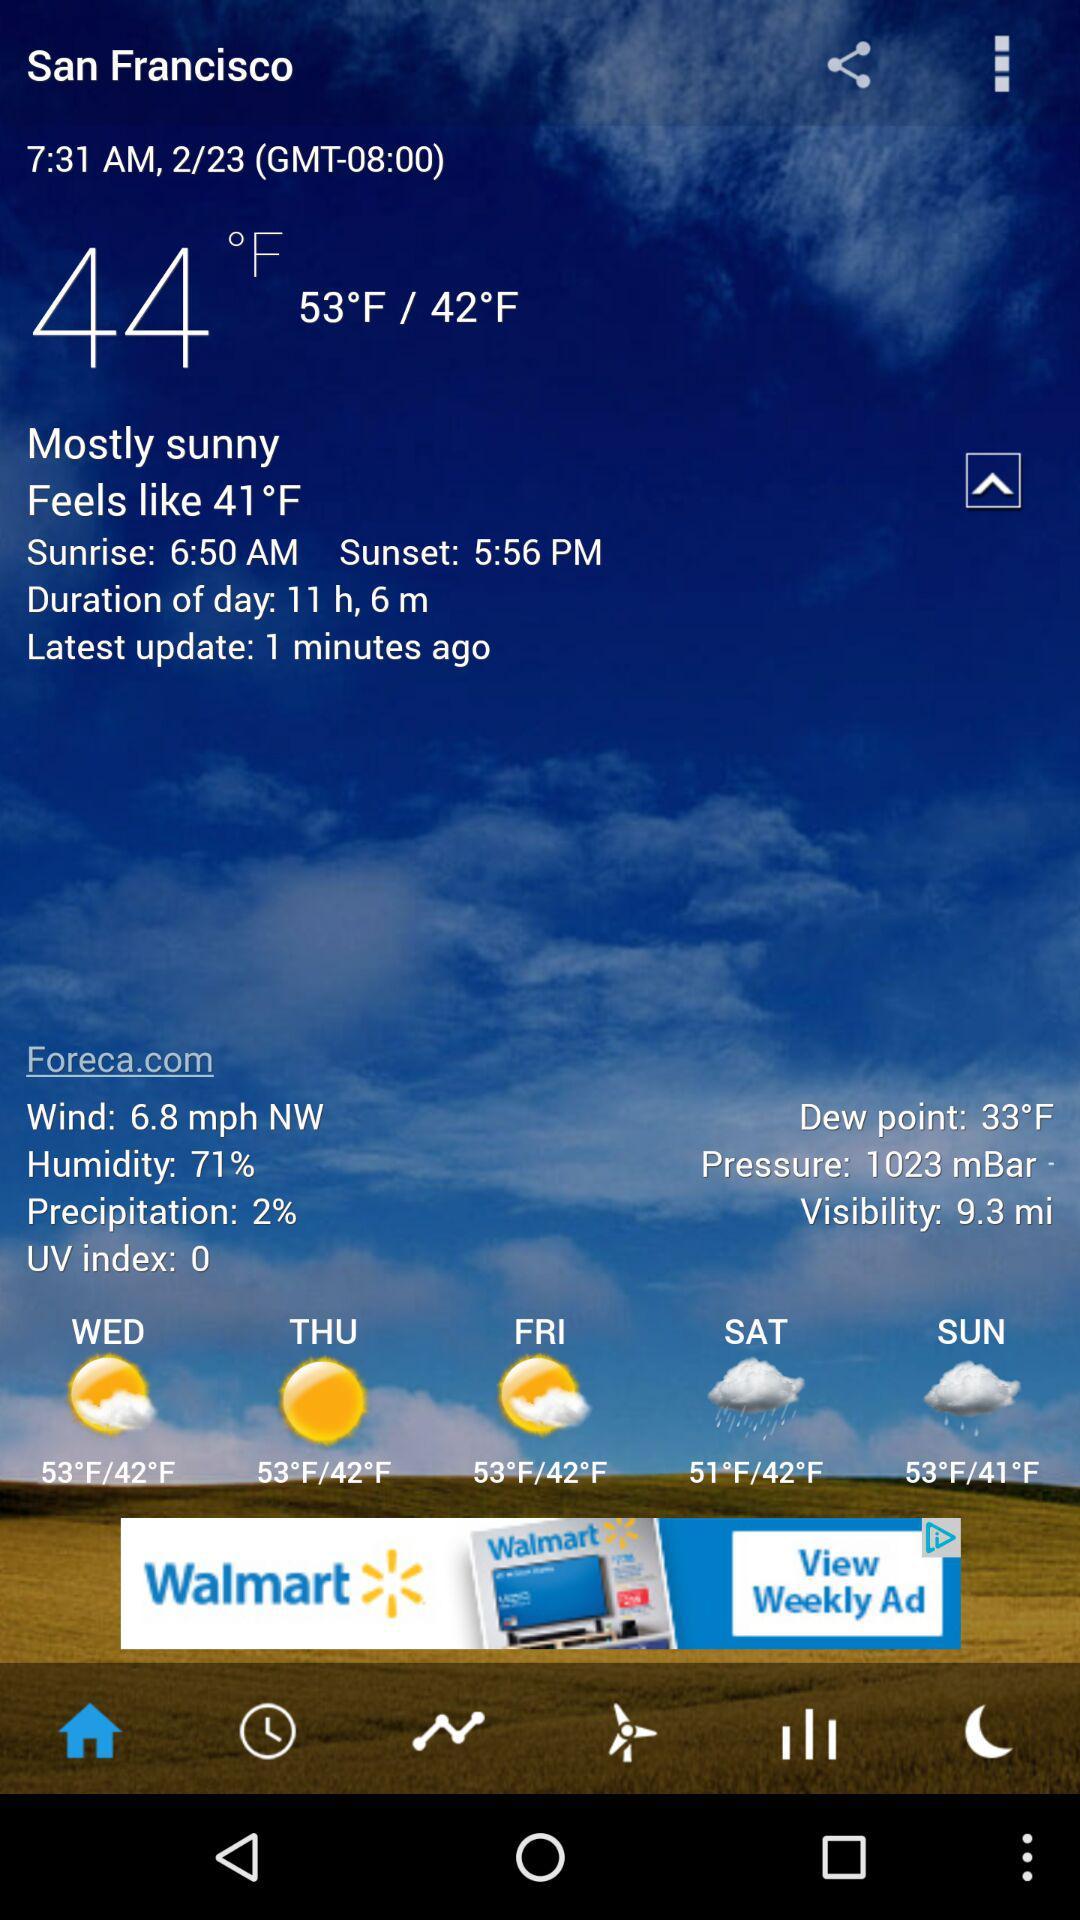 The width and height of the screenshot is (1080, 1920). What do you see at coordinates (994, 514) in the screenshot?
I see `the expand_less icon` at bounding box center [994, 514].